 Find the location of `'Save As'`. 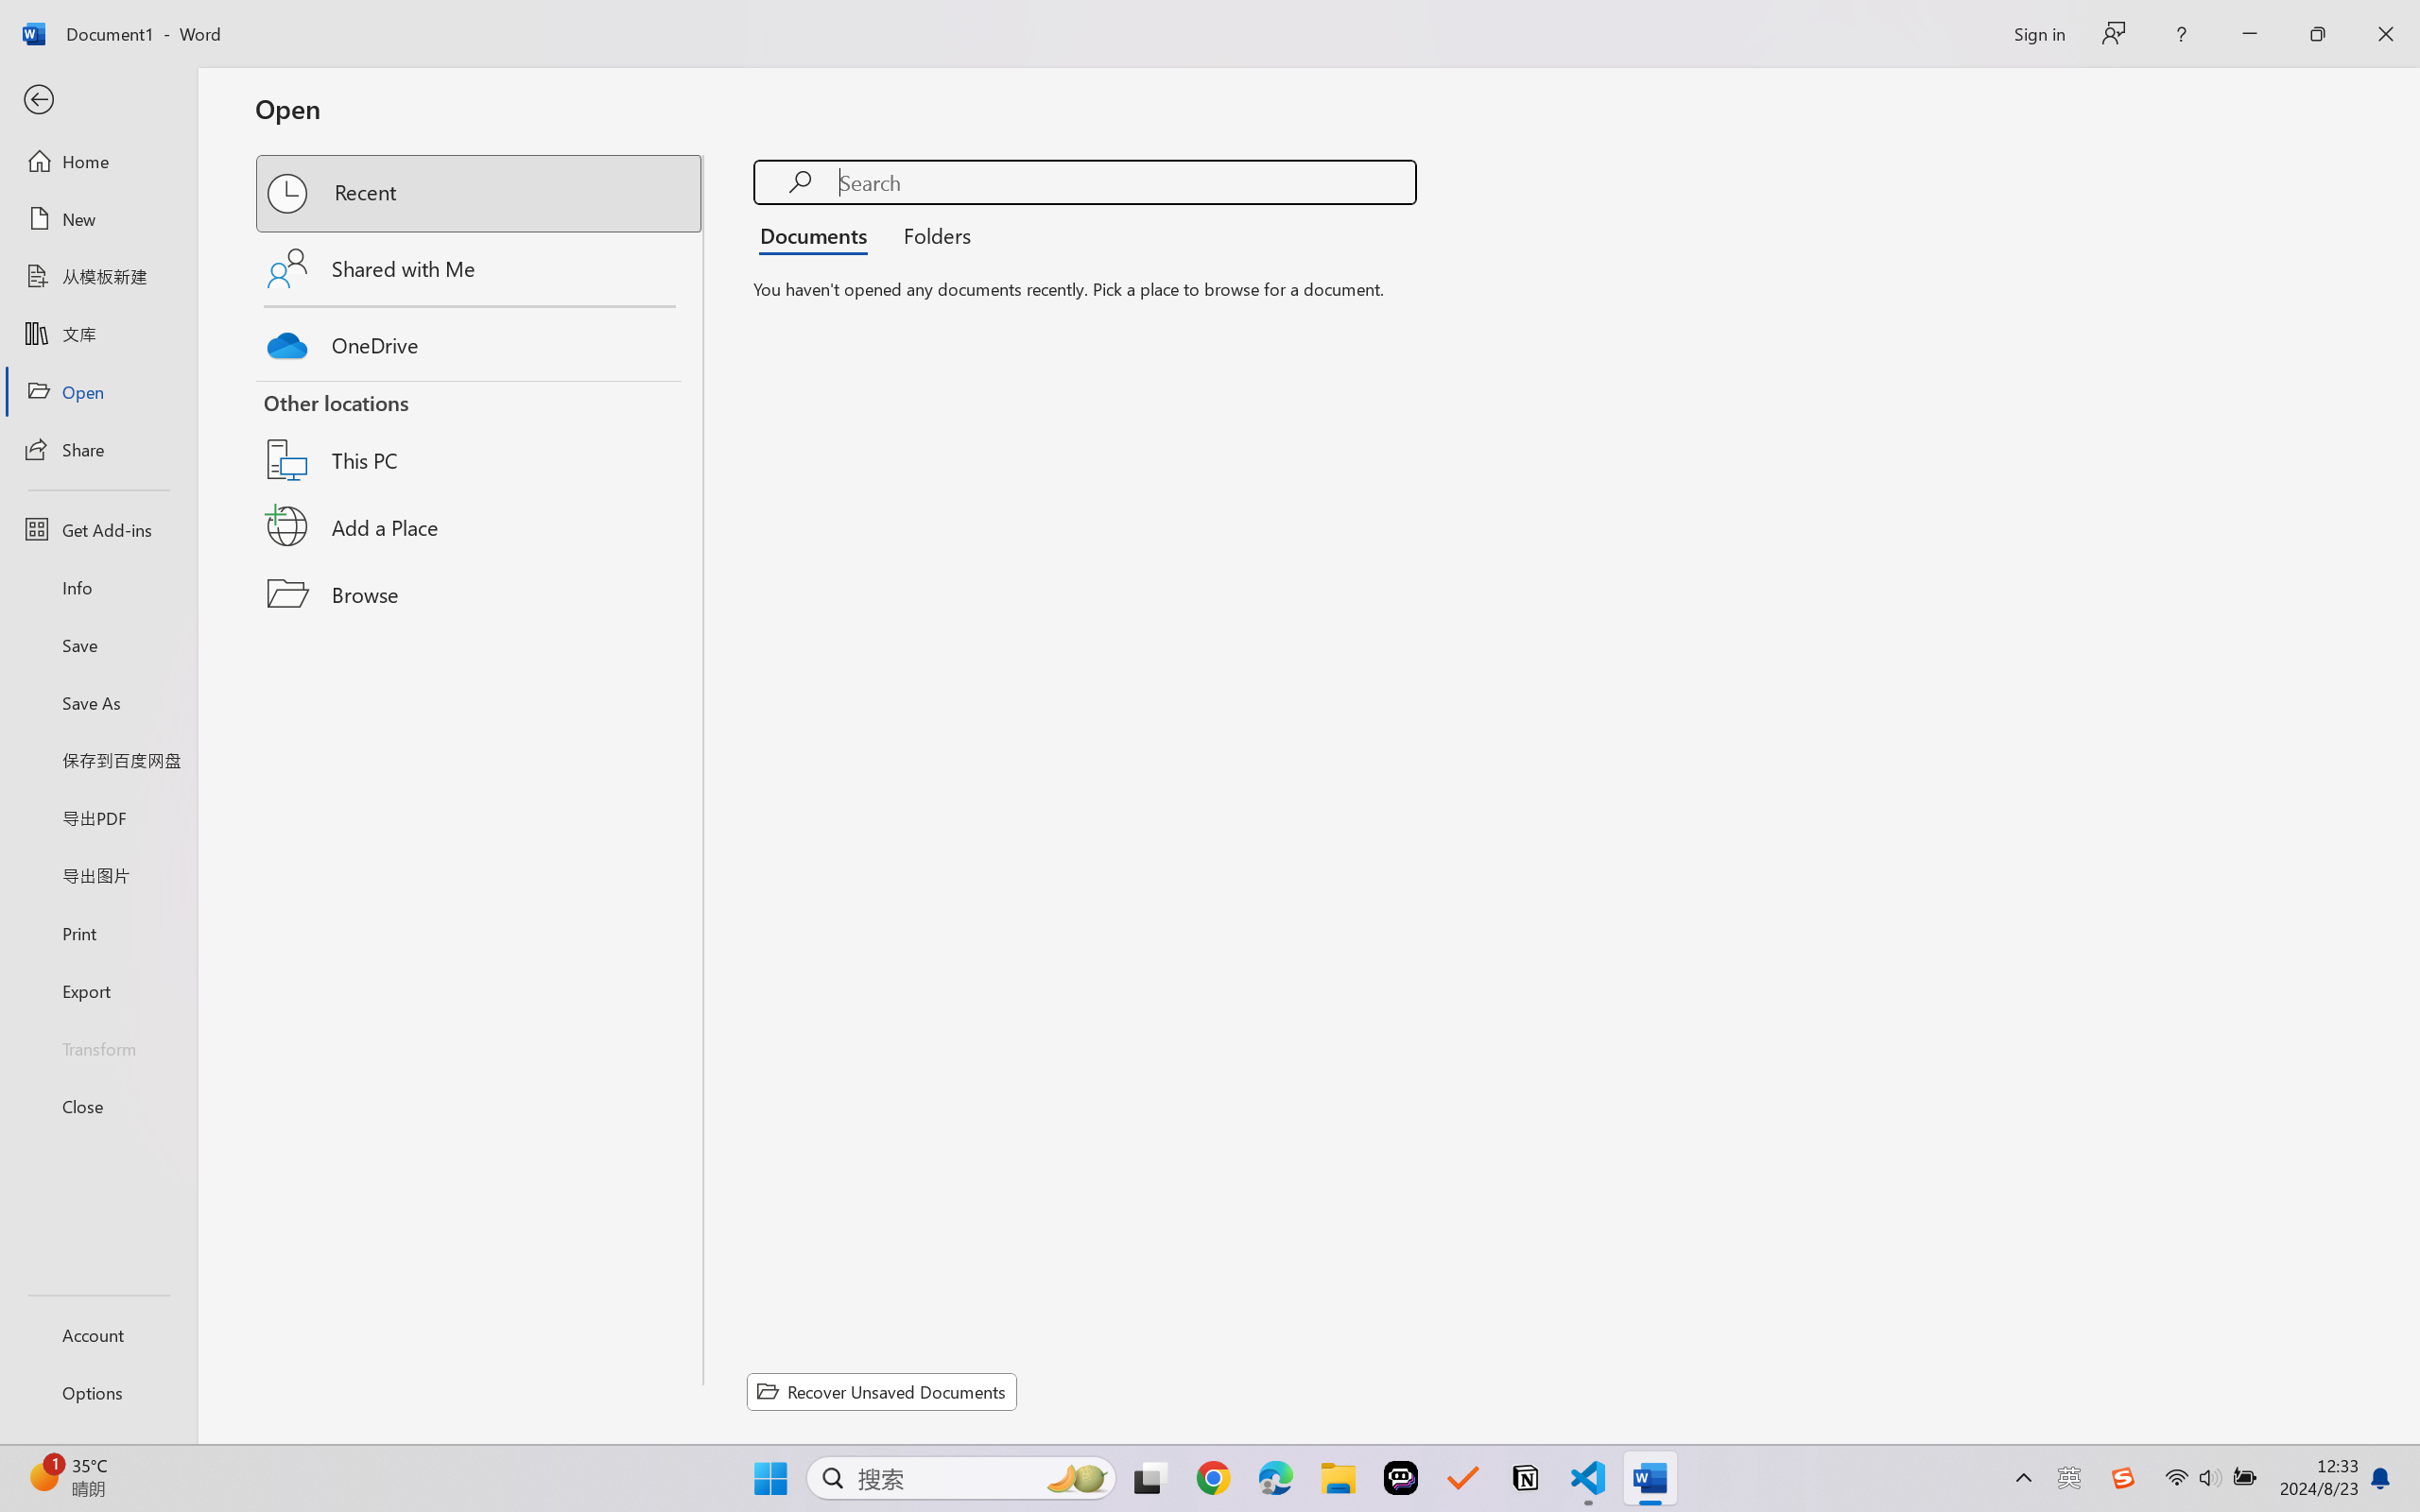

'Save As' is located at coordinates (97, 702).